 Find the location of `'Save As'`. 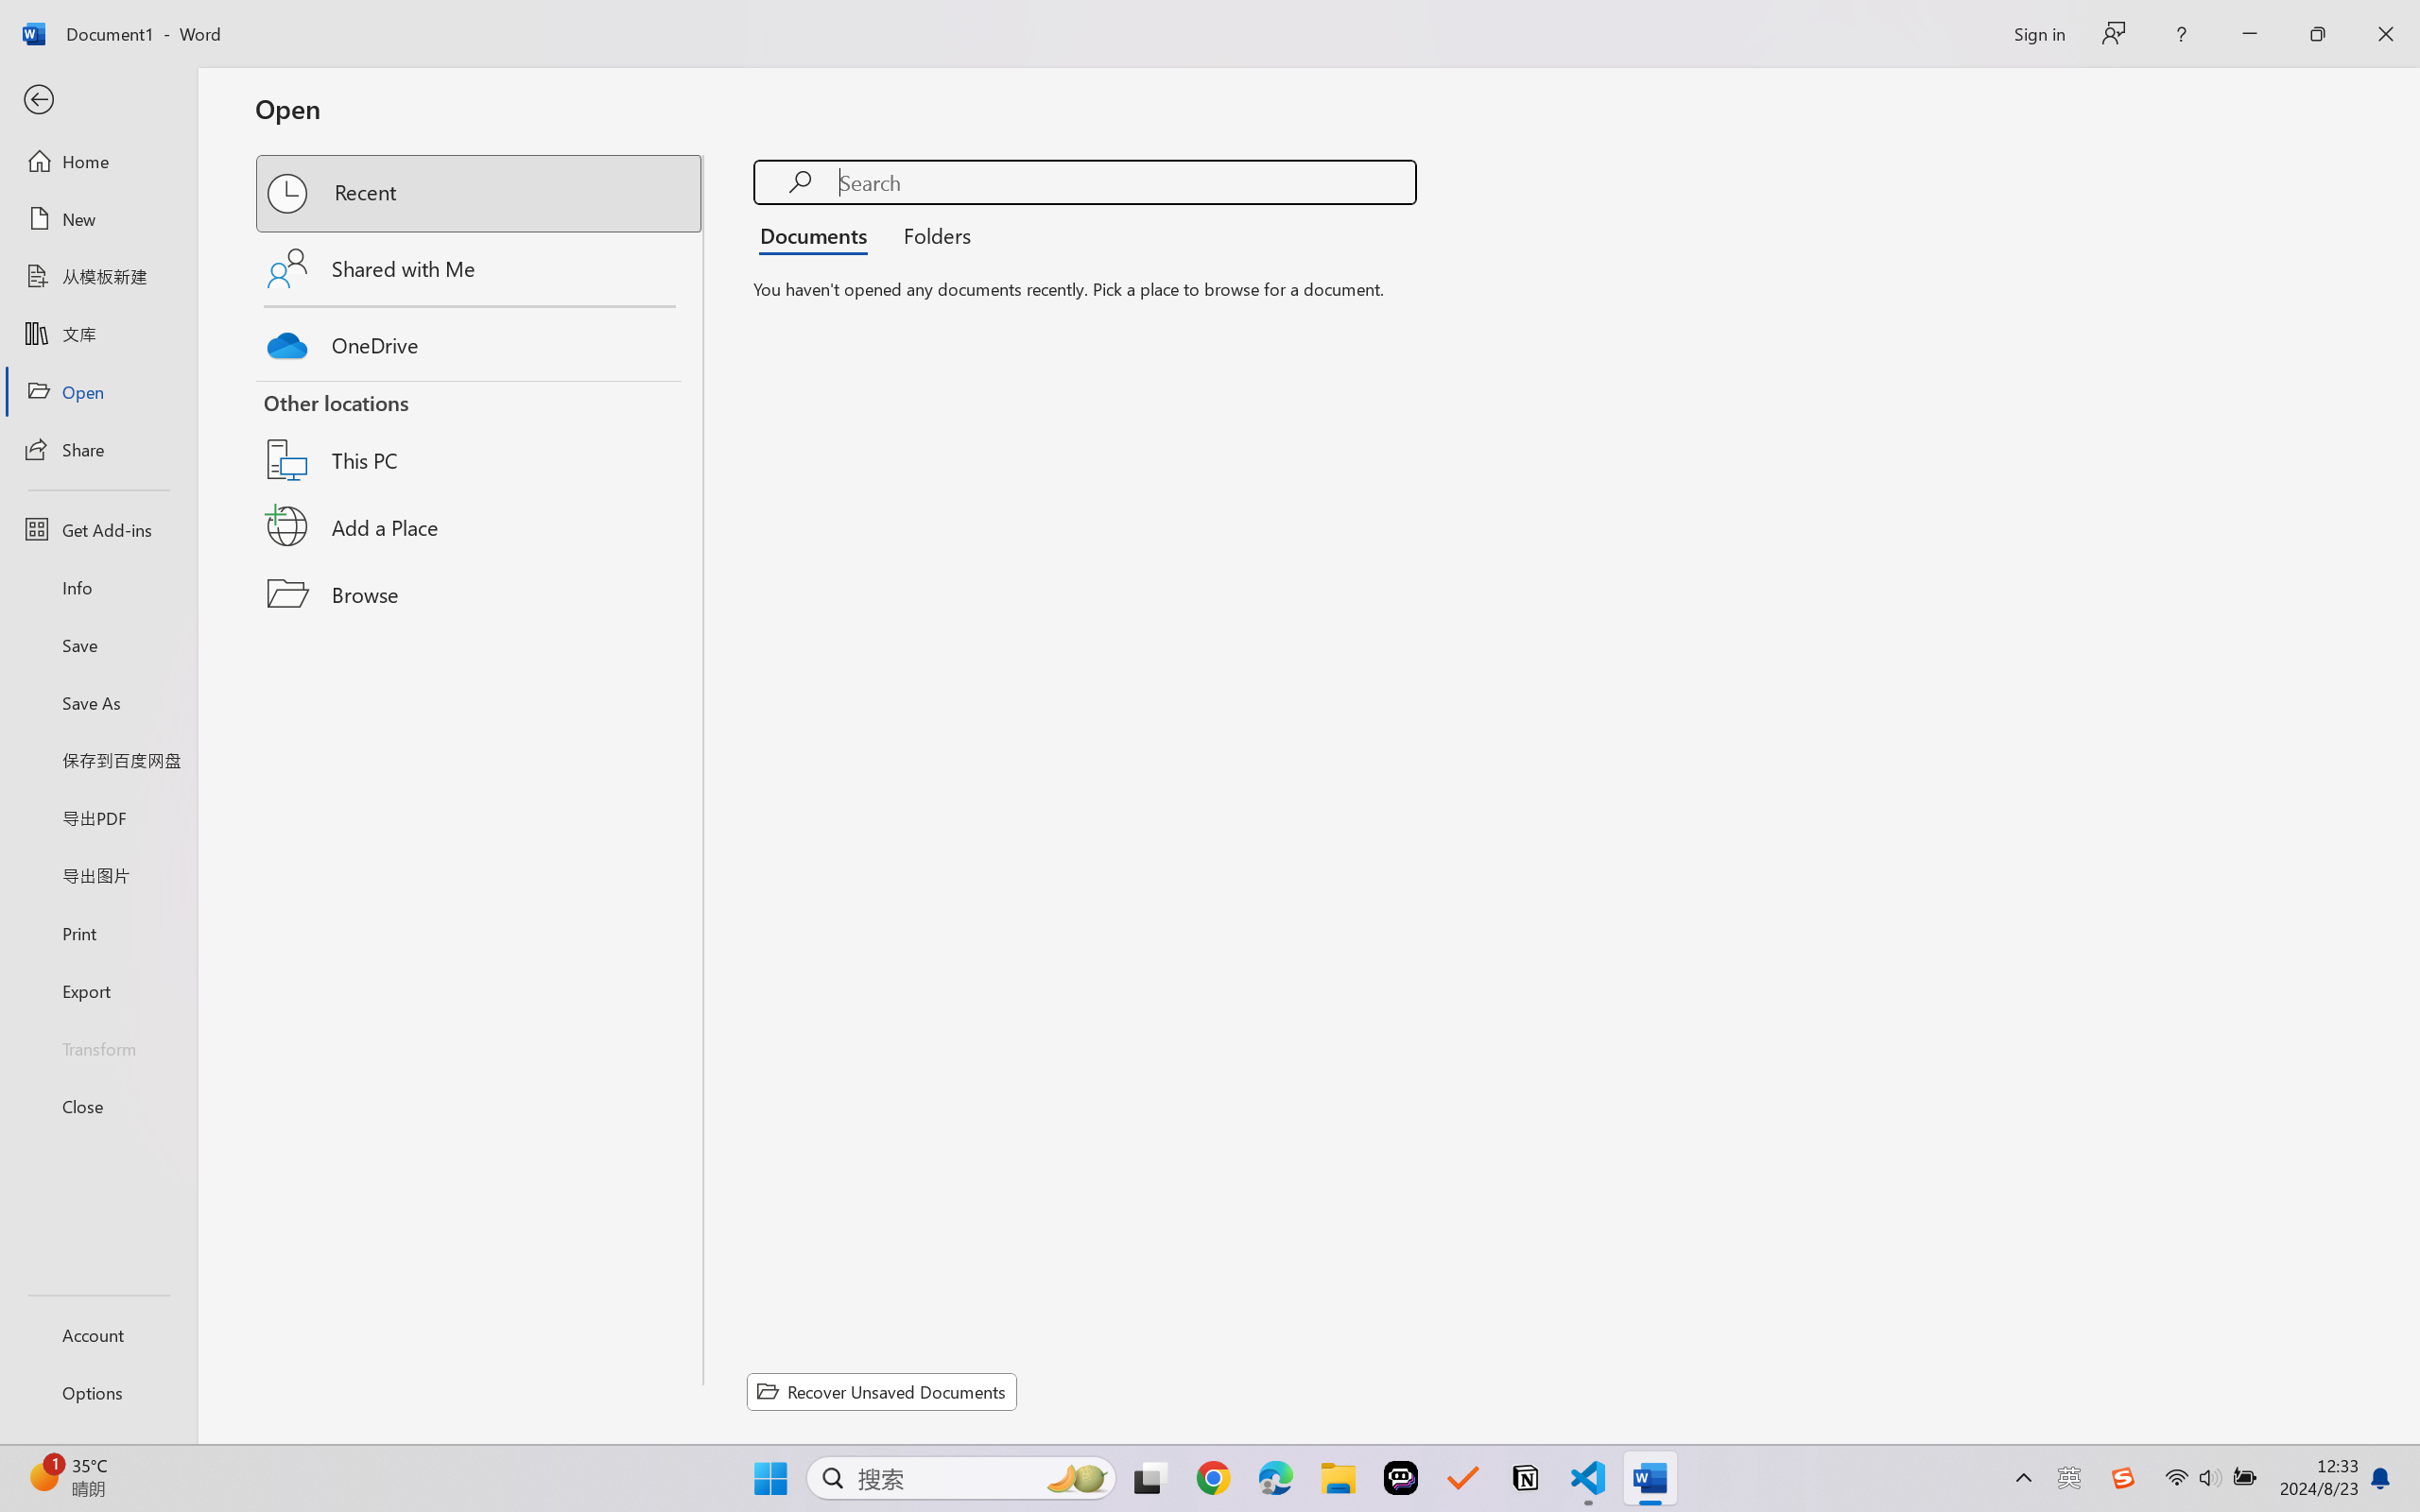

'Save As' is located at coordinates (97, 702).